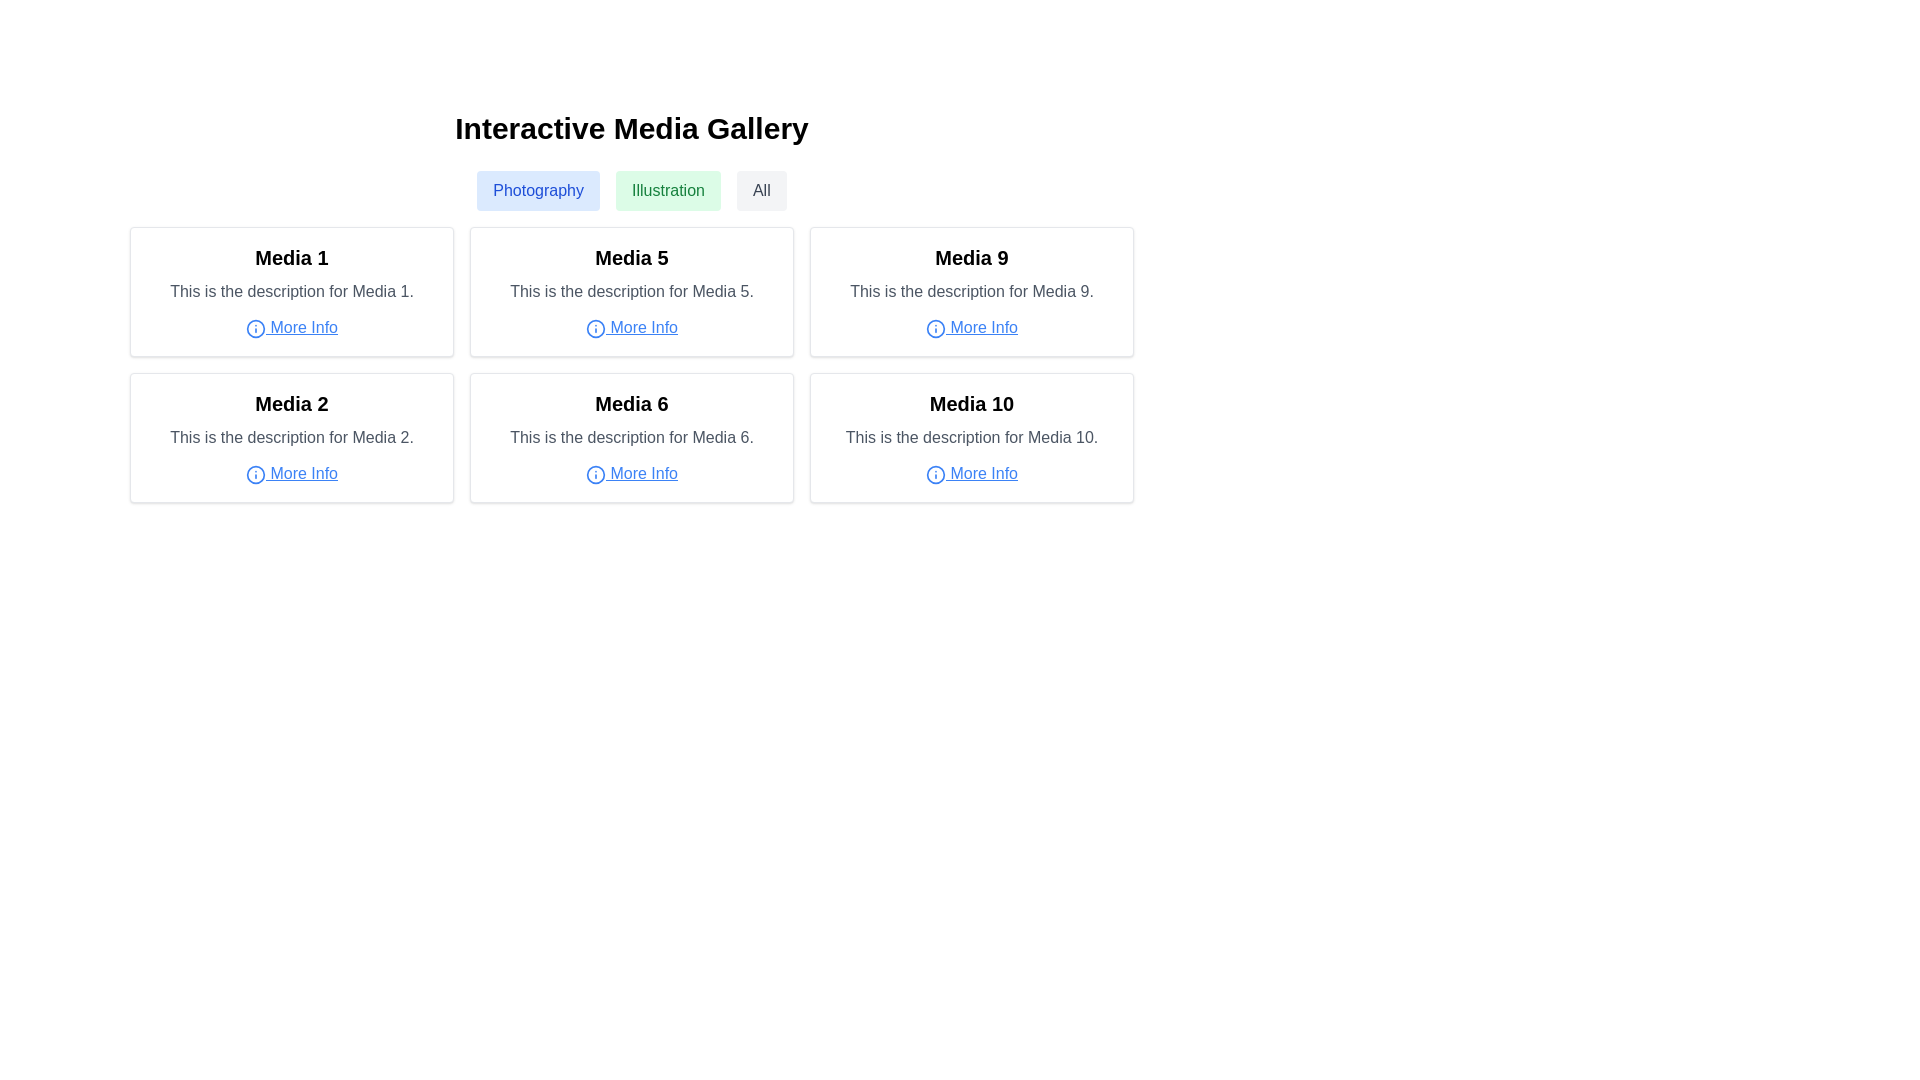 This screenshot has width=1920, height=1080. I want to click on the 'All' button with gray text on a white background located below the title 'Interactive Media Gallery', so click(760, 191).